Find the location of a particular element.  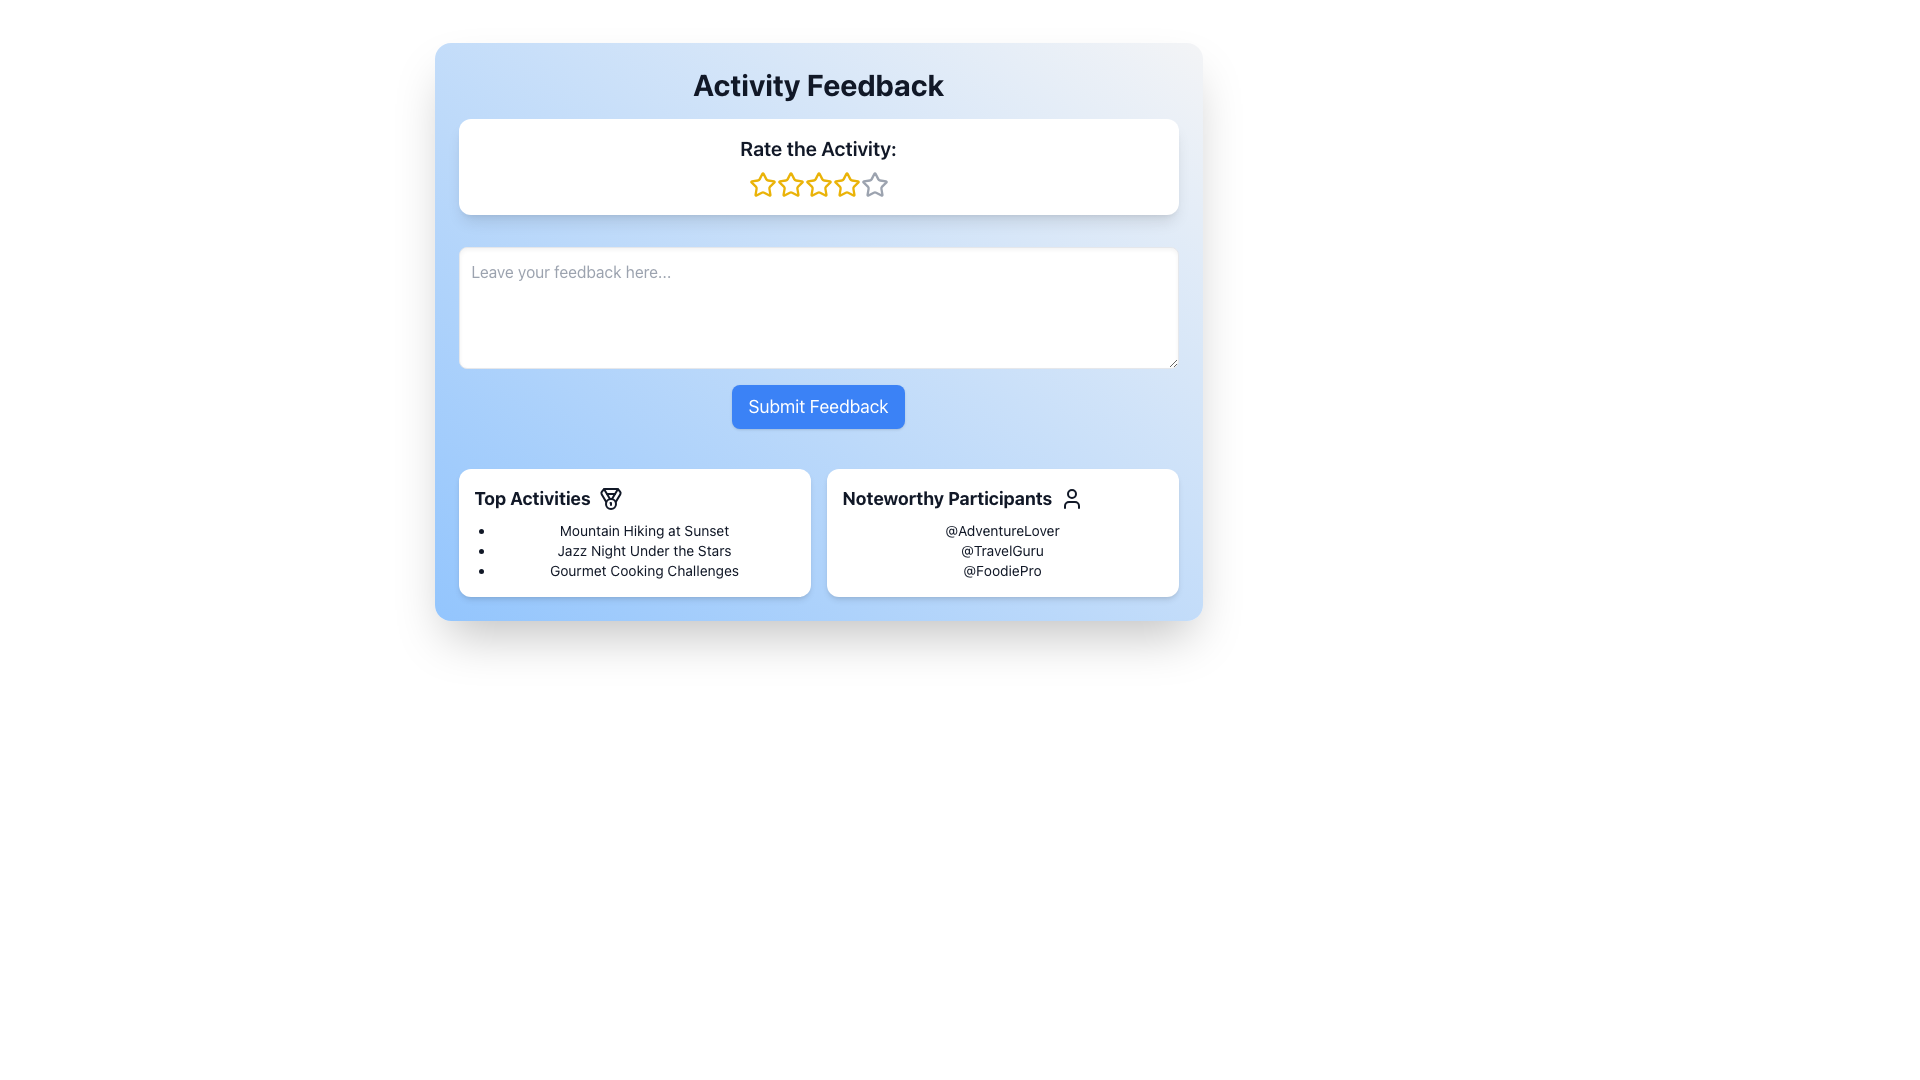

the text element that provides information about 'Mountain Hiking at Sunset,' which is the first item in the 'Top Activities' list is located at coordinates (644, 530).